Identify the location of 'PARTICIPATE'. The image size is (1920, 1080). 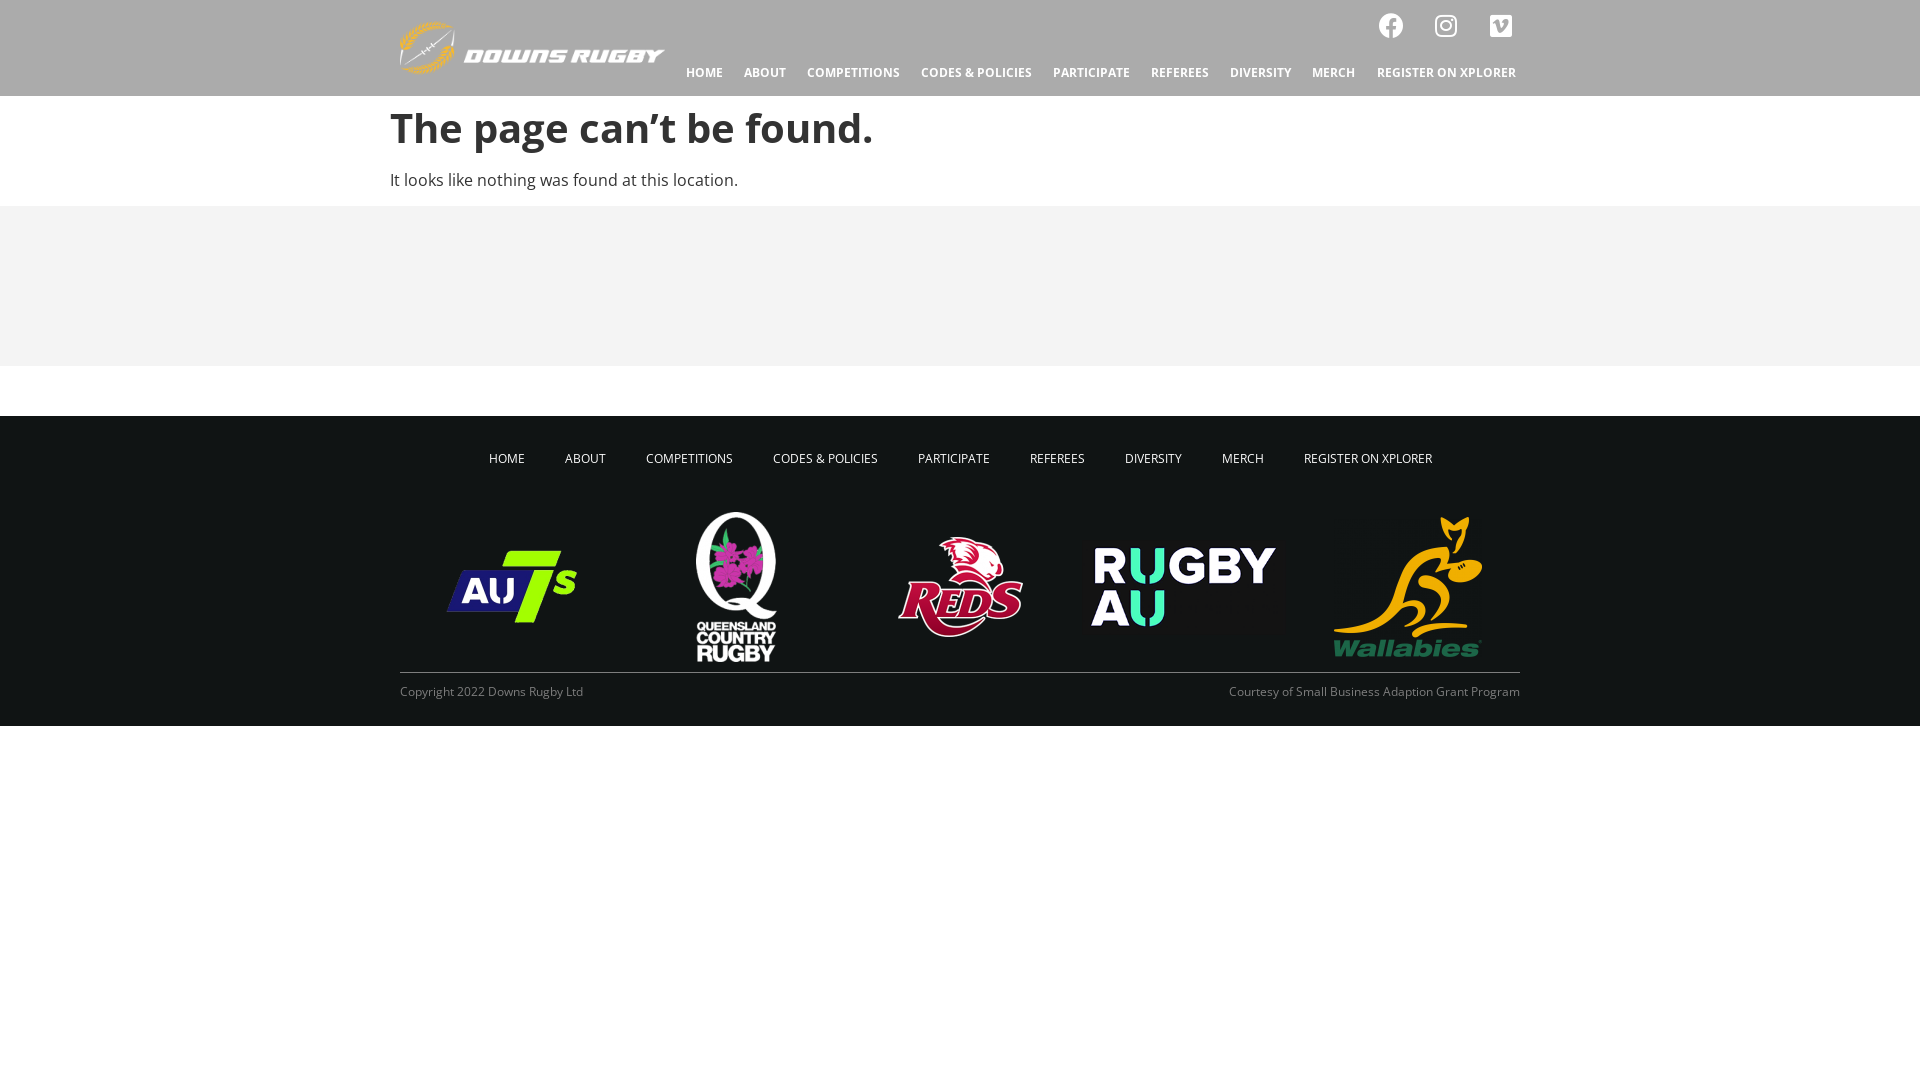
(953, 459).